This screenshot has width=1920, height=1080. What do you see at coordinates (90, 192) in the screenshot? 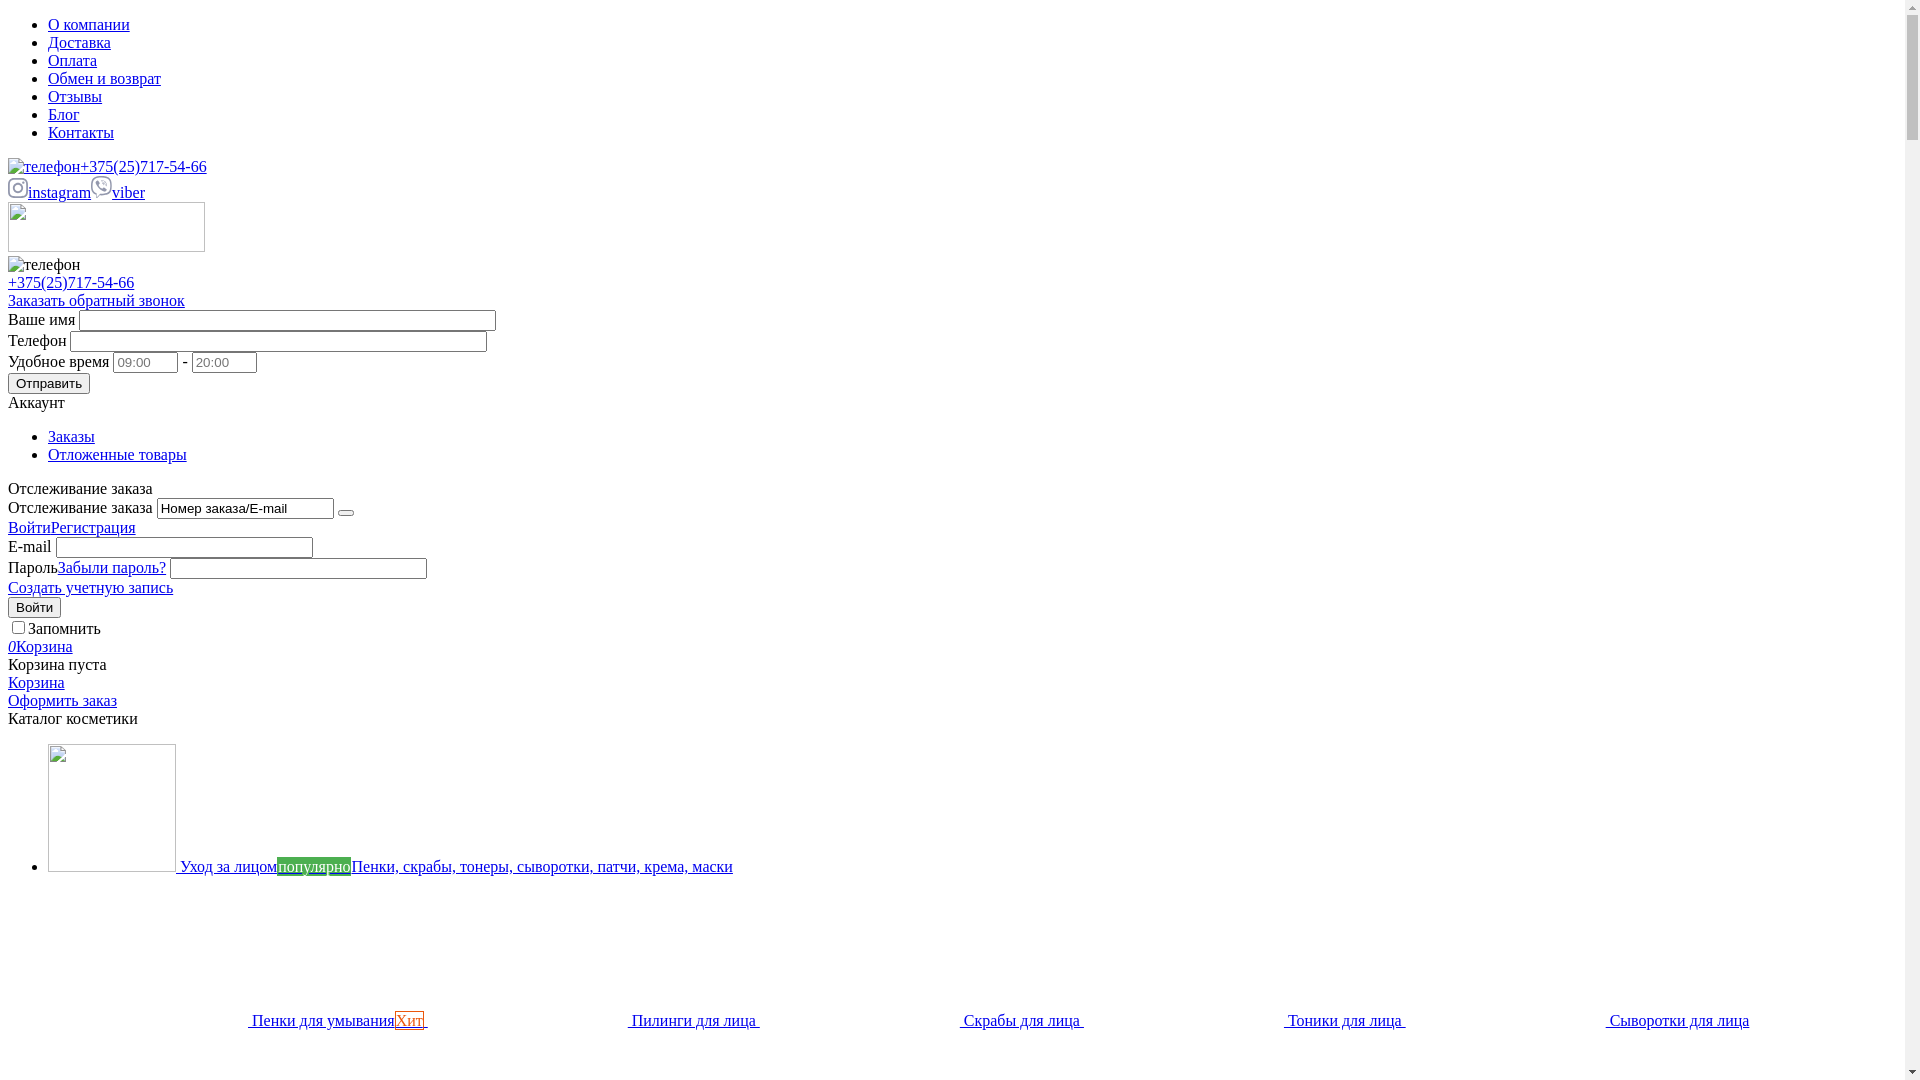
I see `'viber'` at bounding box center [90, 192].